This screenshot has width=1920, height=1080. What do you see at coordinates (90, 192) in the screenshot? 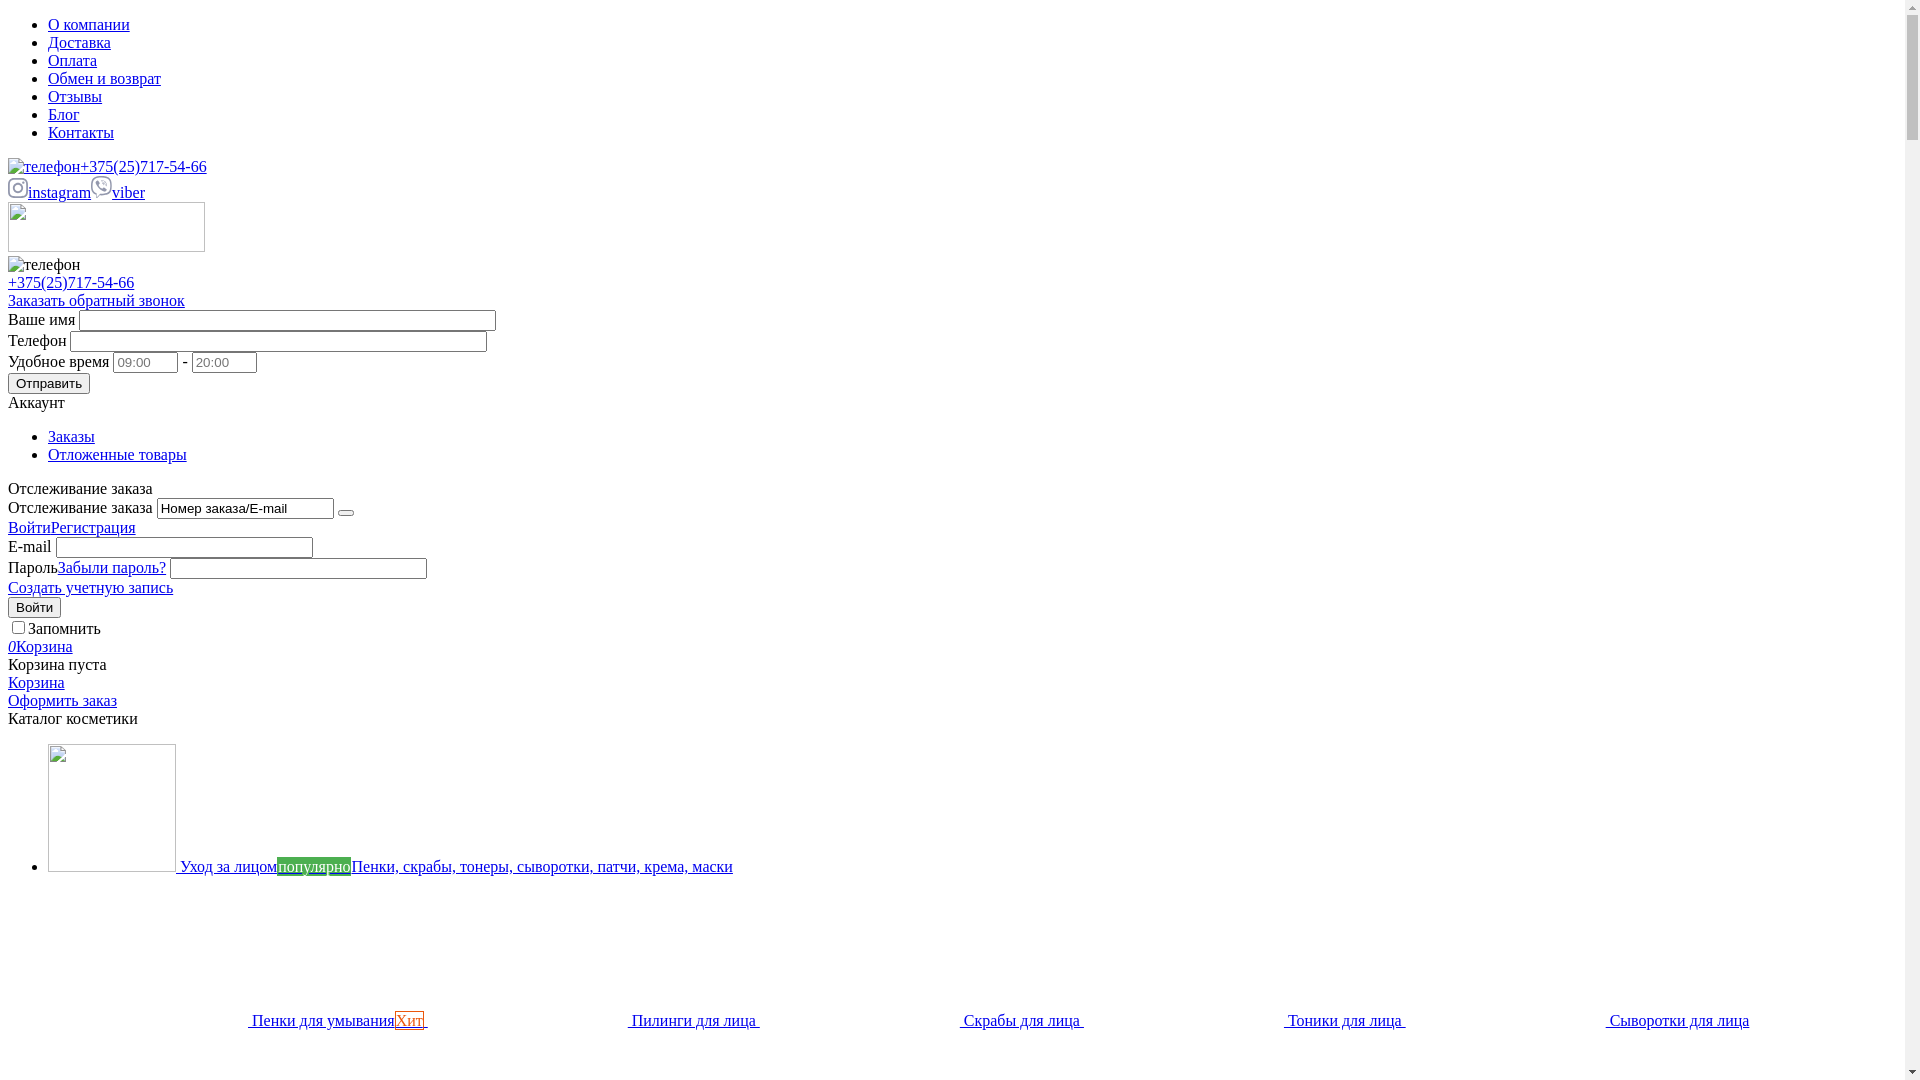
I see `'viber'` at bounding box center [90, 192].